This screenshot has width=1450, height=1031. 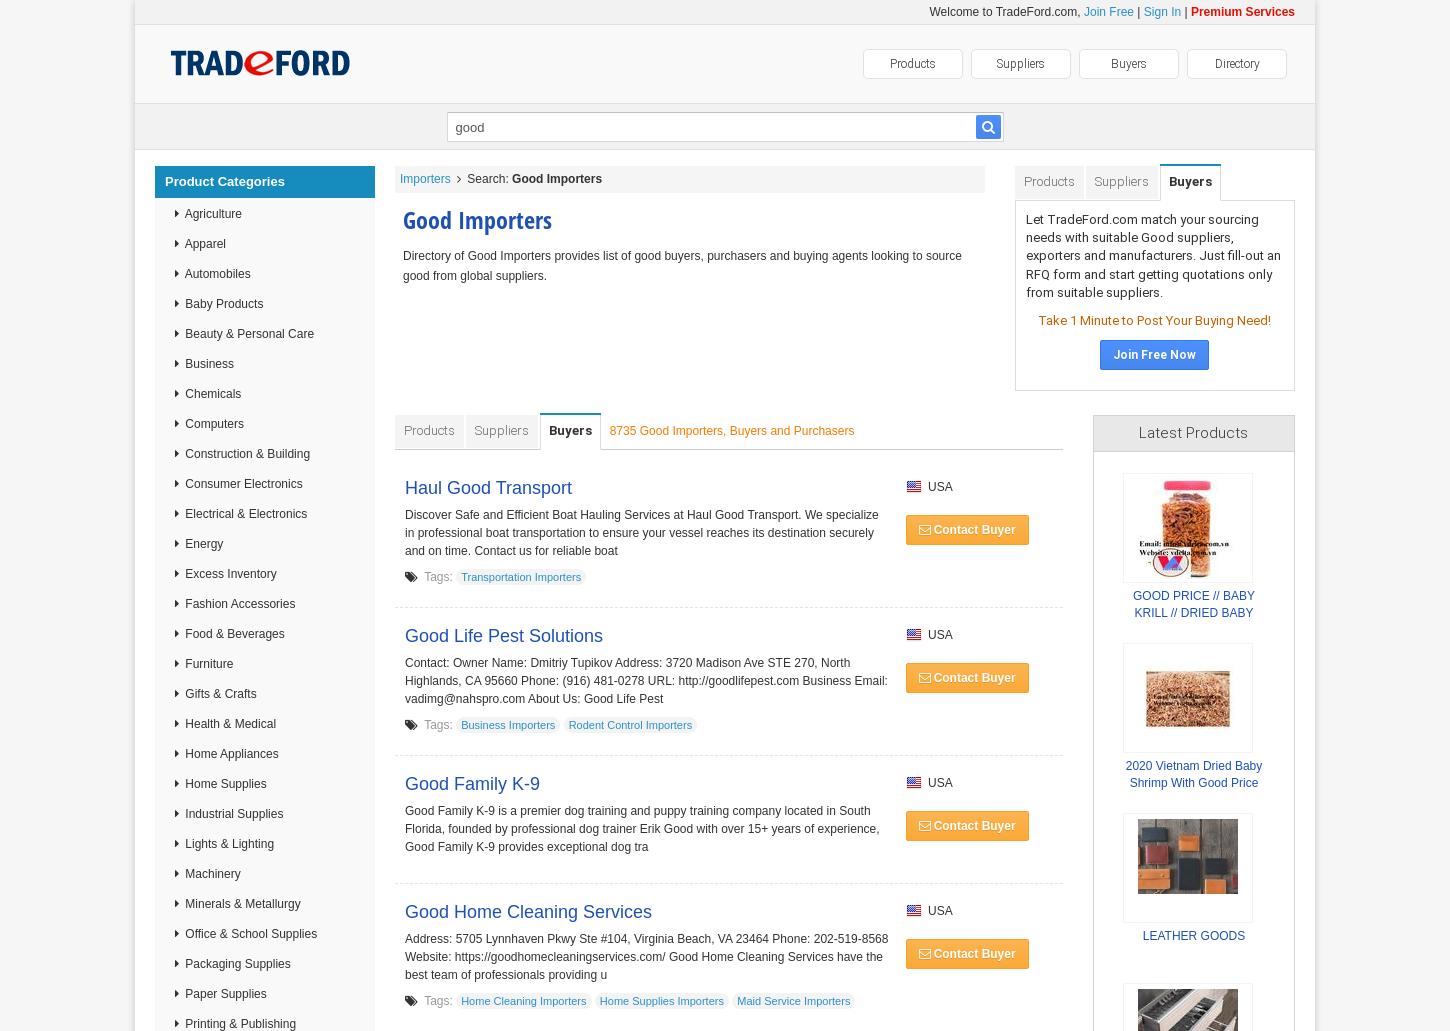 What do you see at coordinates (403, 672) in the screenshot?
I see `'Contact:
Owner Name:
Dmitriy Tupikov
Address:
3720 Madison Ave STE 270, North Highlands, CA 95660
Phone:
(916) 481-0278
URL:
http://goodlifepest.com
Business Email:'` at bounding box center [403, 672].